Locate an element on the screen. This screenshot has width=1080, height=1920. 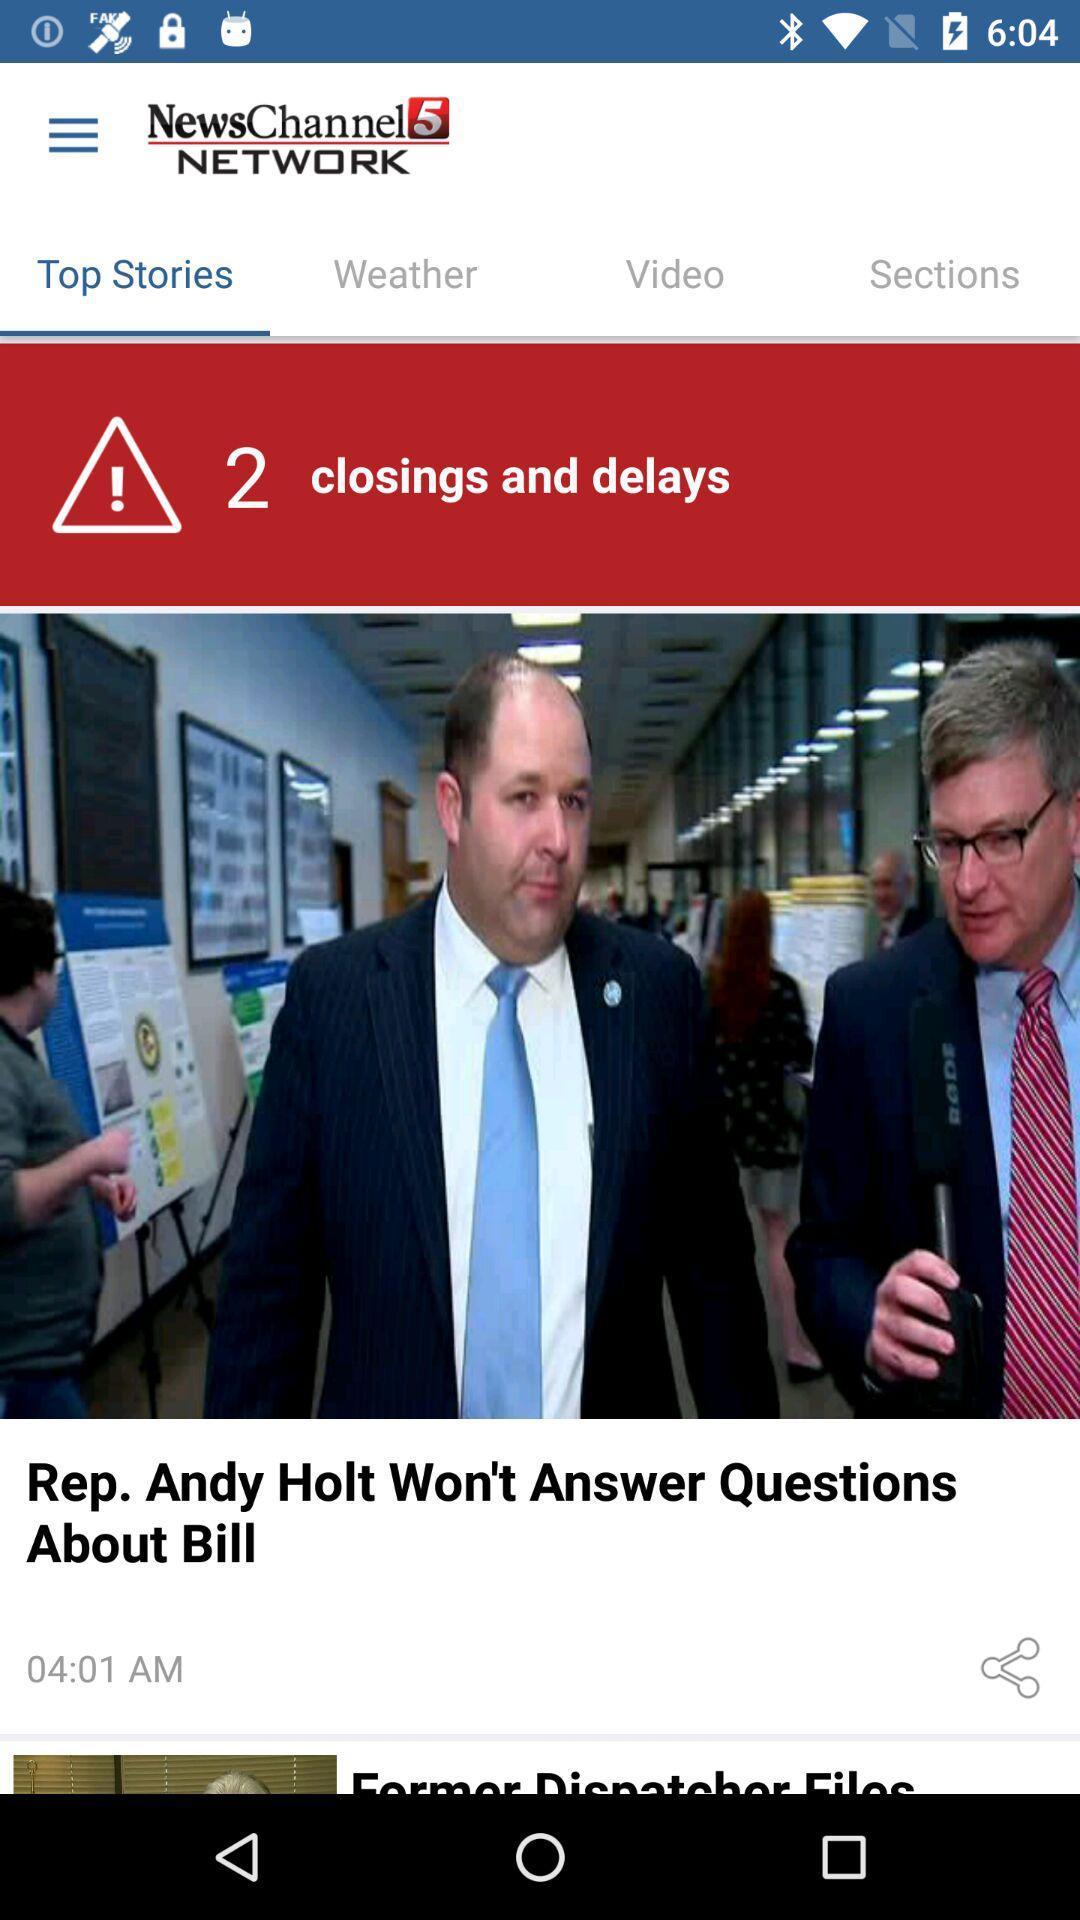
icon above the former dispatcher files icon is located at coordinates (1014, 1668).